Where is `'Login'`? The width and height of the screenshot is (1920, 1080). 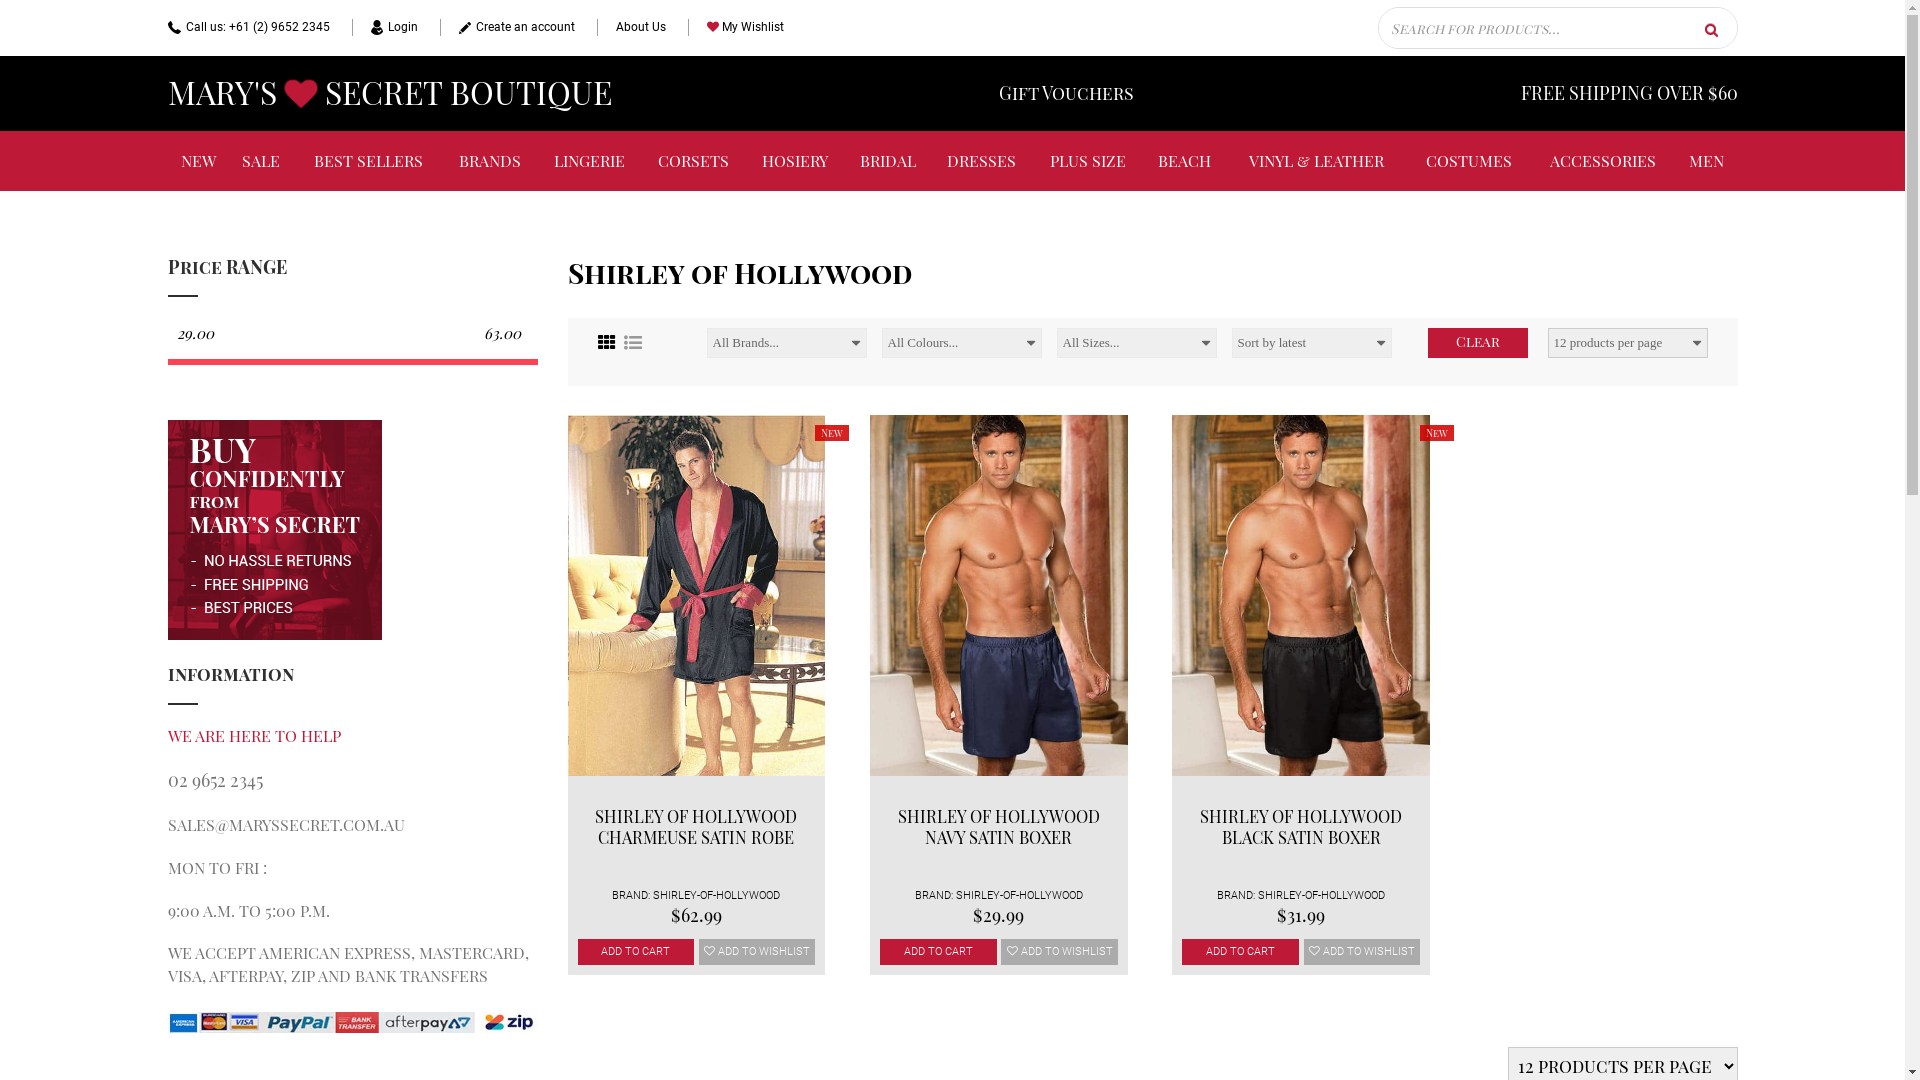 'Login' is located at coordinates (384, 27).